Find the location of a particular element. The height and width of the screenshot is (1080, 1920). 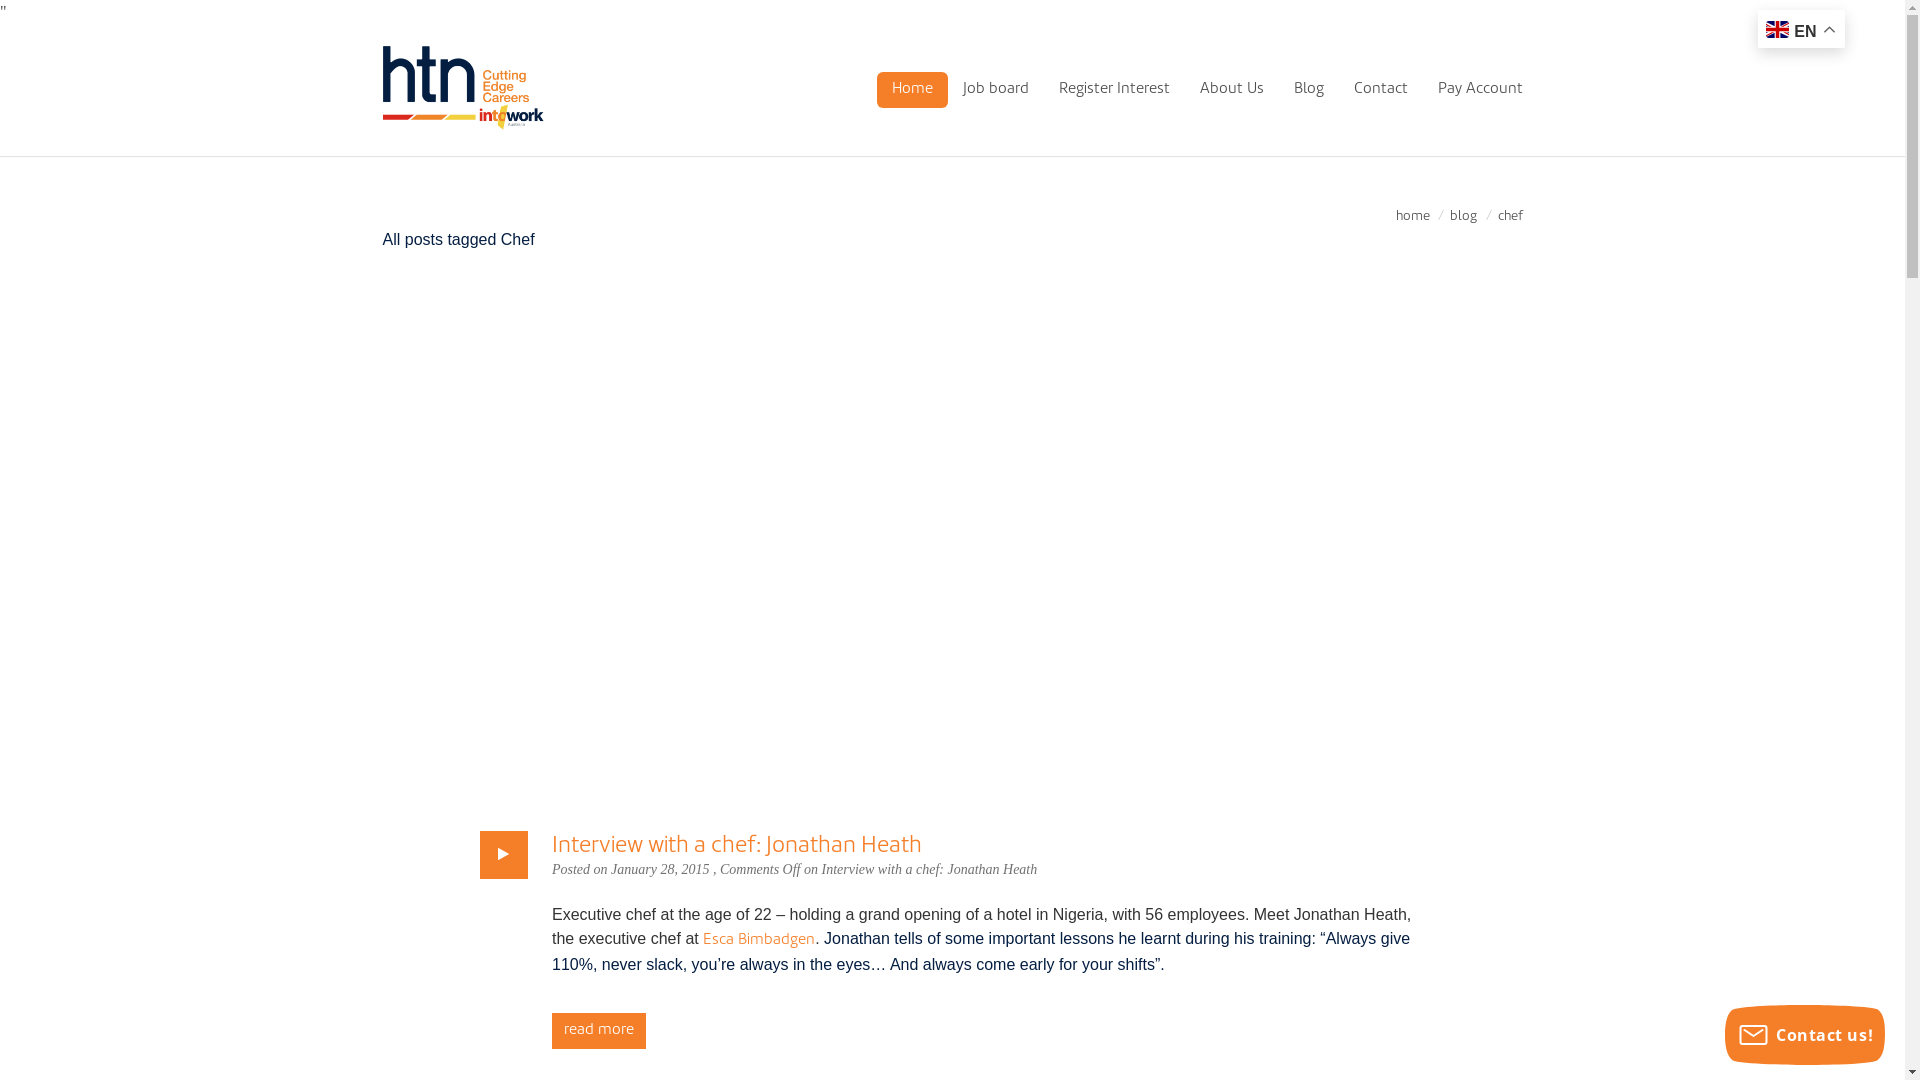

'Esca Bimbadgen' is located at coordinates (757, 940).